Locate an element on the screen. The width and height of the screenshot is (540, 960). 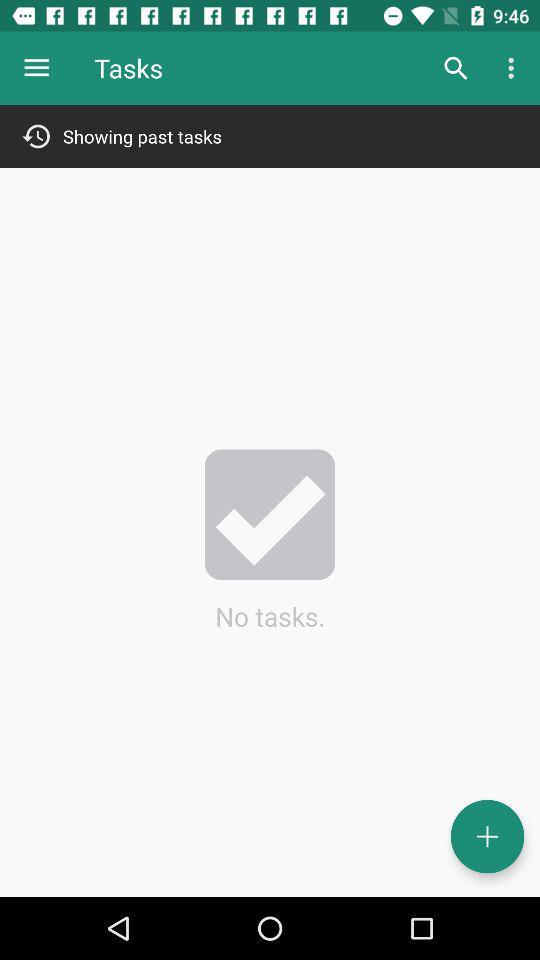
item next to the tasks item is located at coordinates (36, 68).